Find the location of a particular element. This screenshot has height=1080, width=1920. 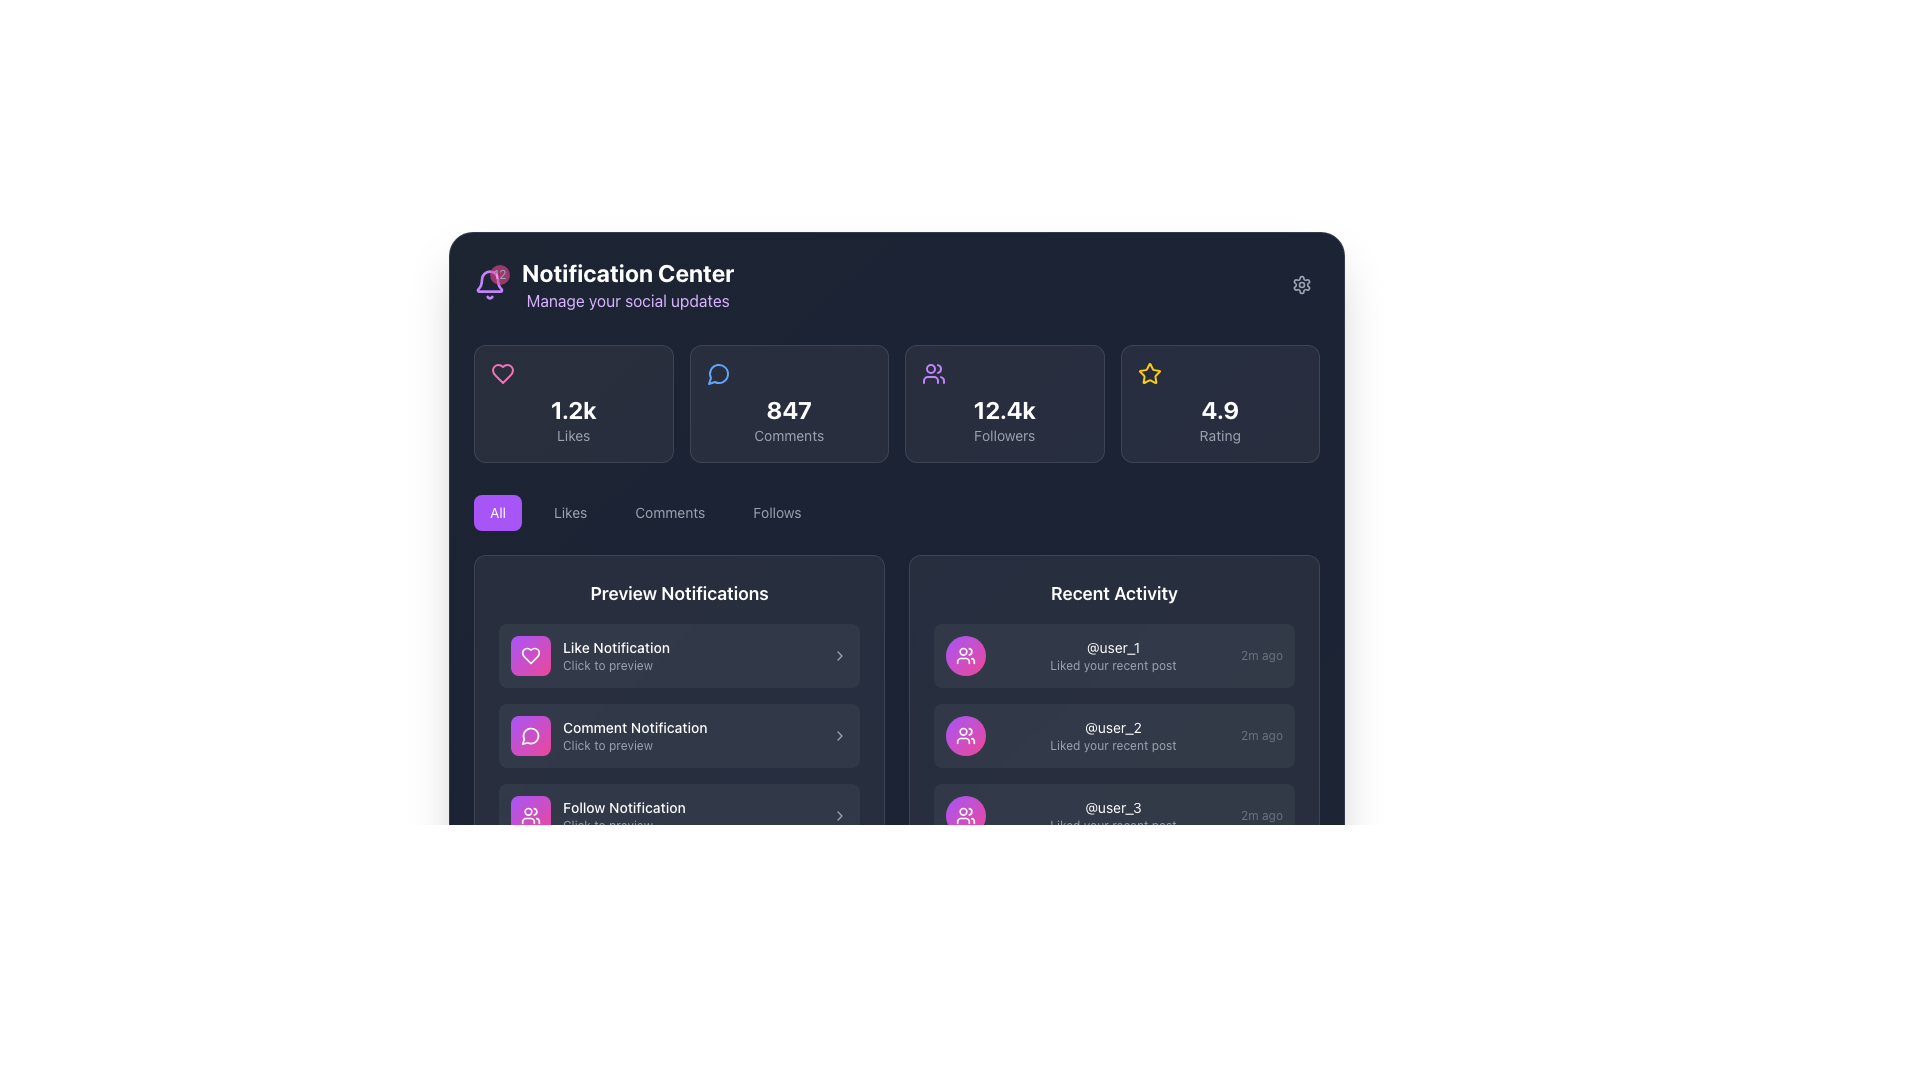

the informational card displaying a rating value of 4.9 with the 'Rating' label and star icon, located as the fourth statistic box in a row of four is located at coordinates (1219, 404).